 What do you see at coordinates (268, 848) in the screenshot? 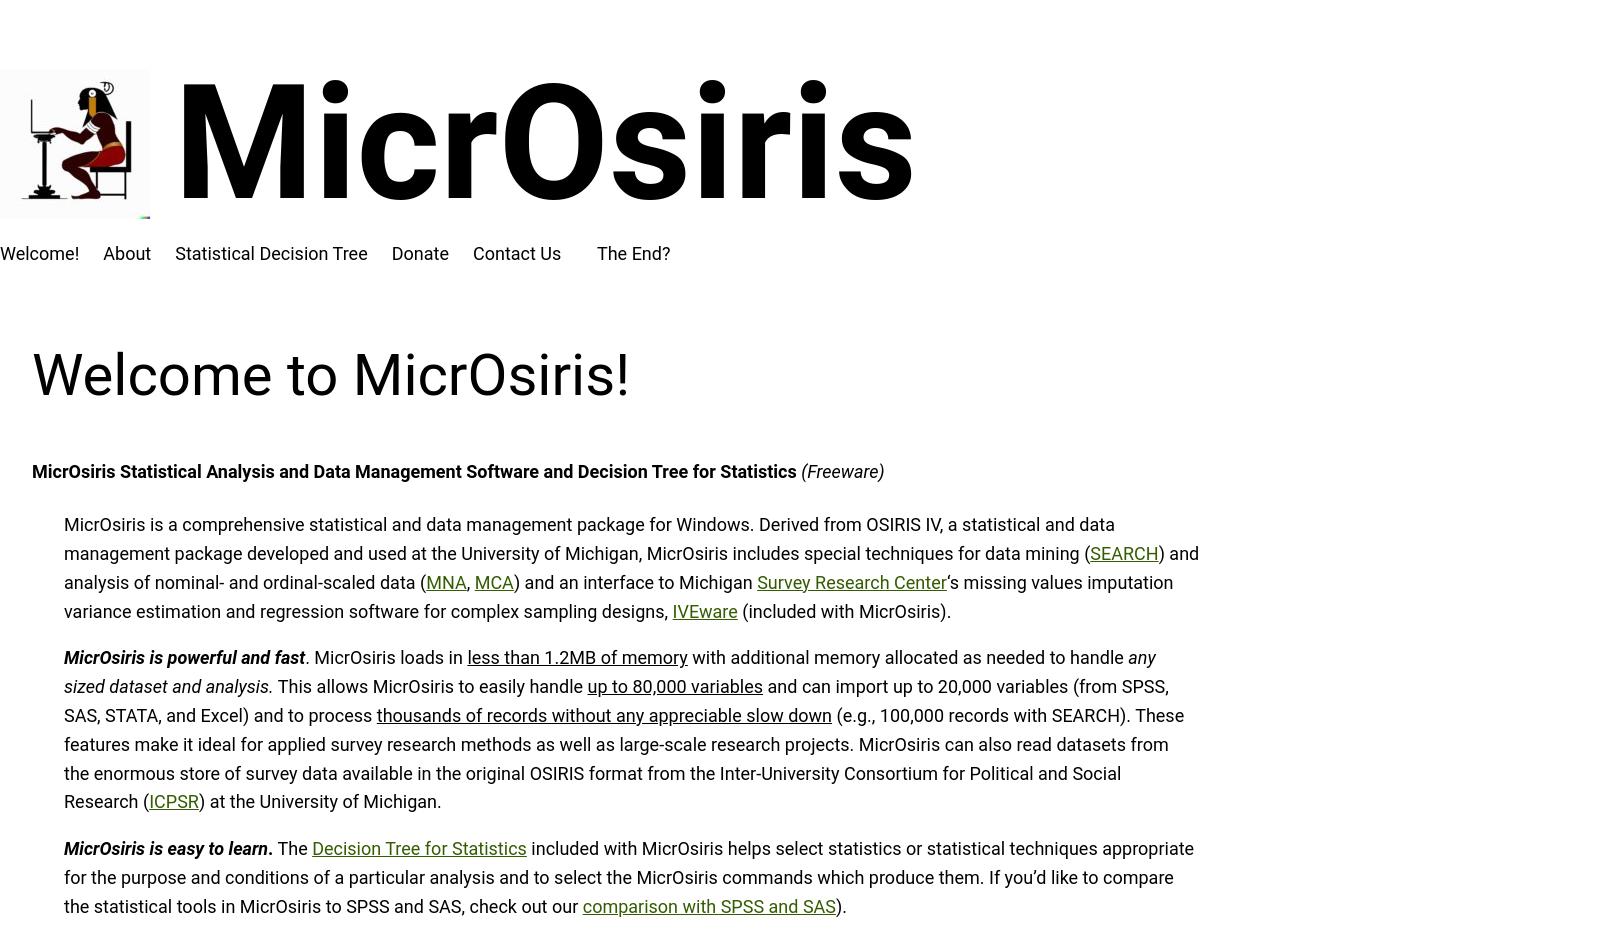
I see `'.'` at bounding box center [268, 848].